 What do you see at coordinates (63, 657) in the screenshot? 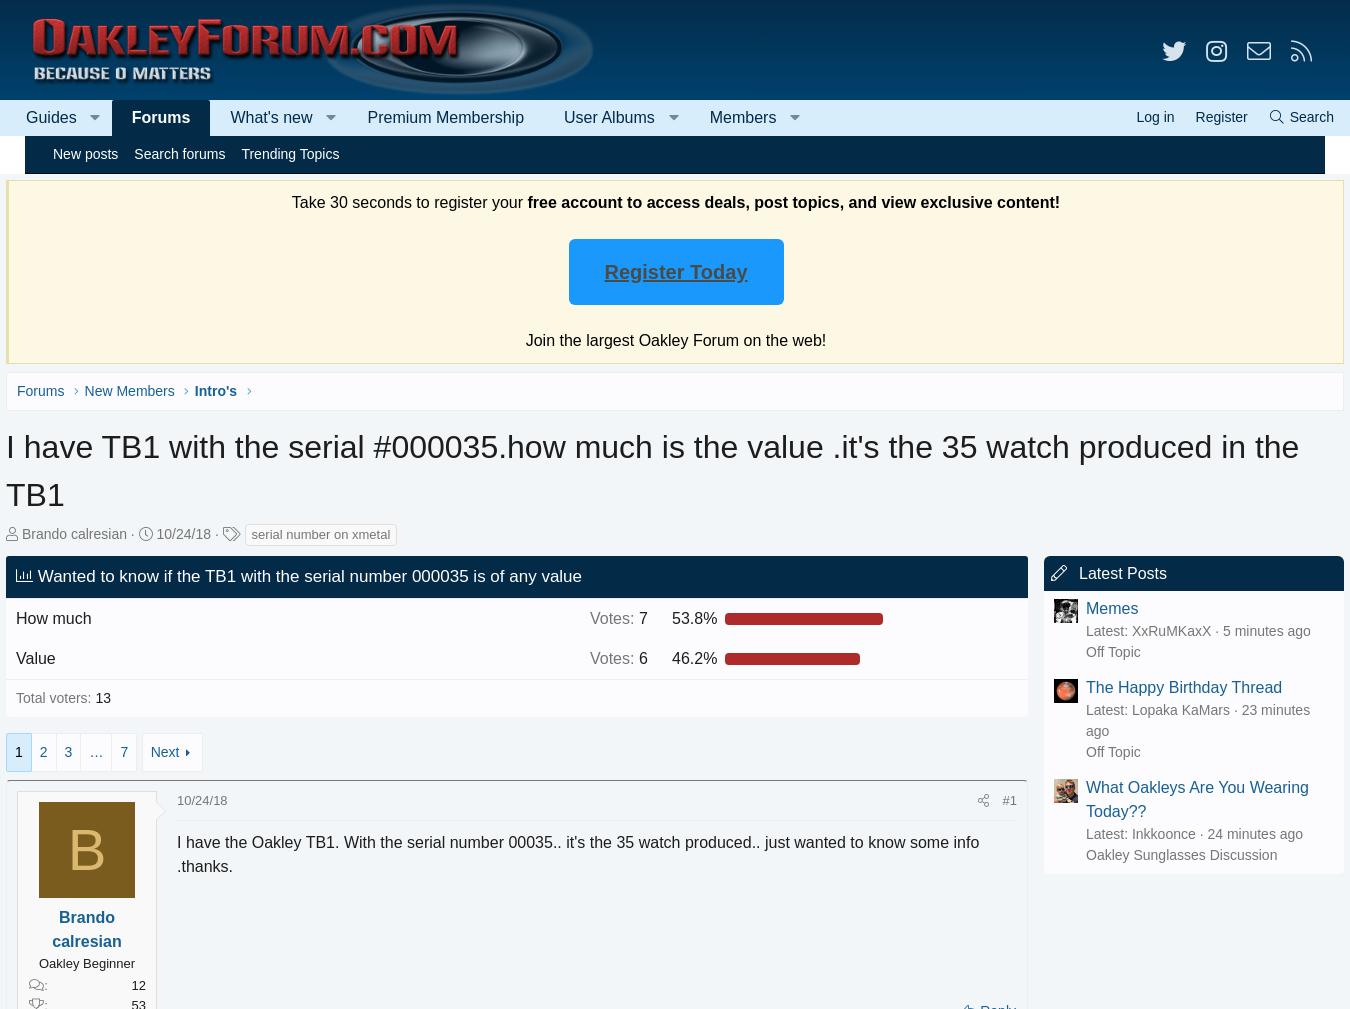
I see `'Value'` at bounding box center [63, 657].